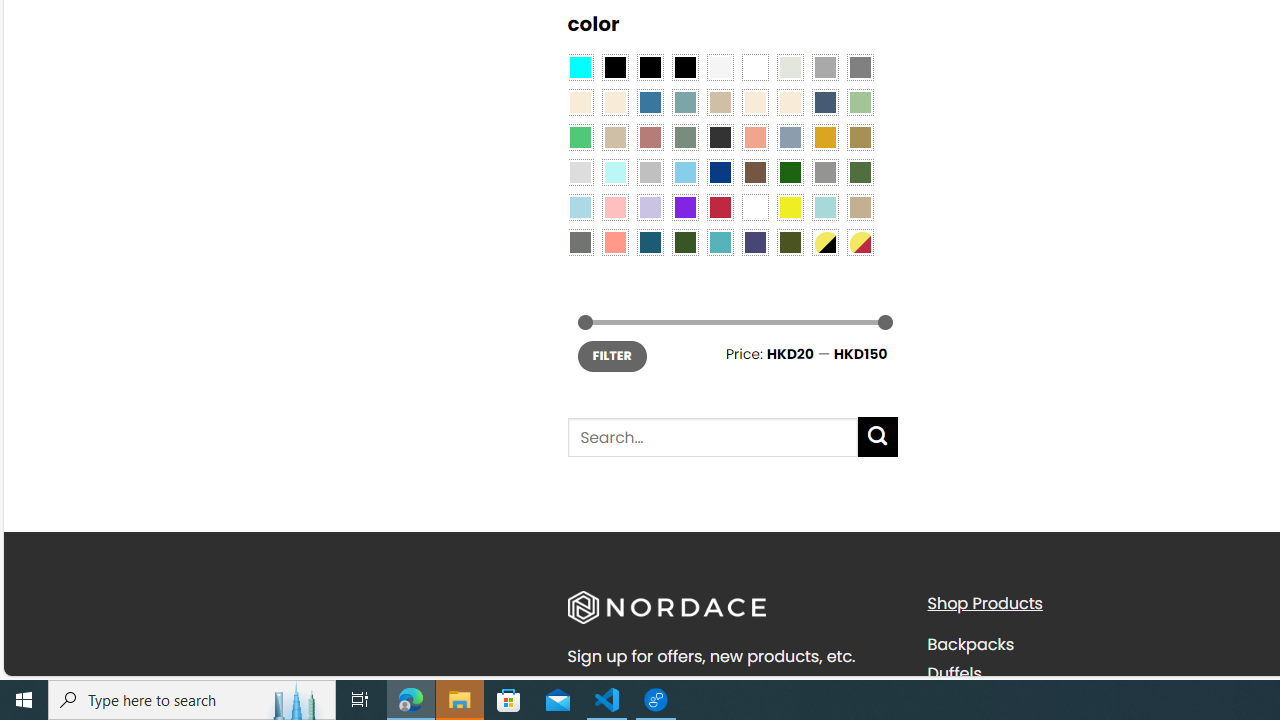 This screenshot has width=1280, height=720. I want to click on 'Emerald Green', so click(578, 137).